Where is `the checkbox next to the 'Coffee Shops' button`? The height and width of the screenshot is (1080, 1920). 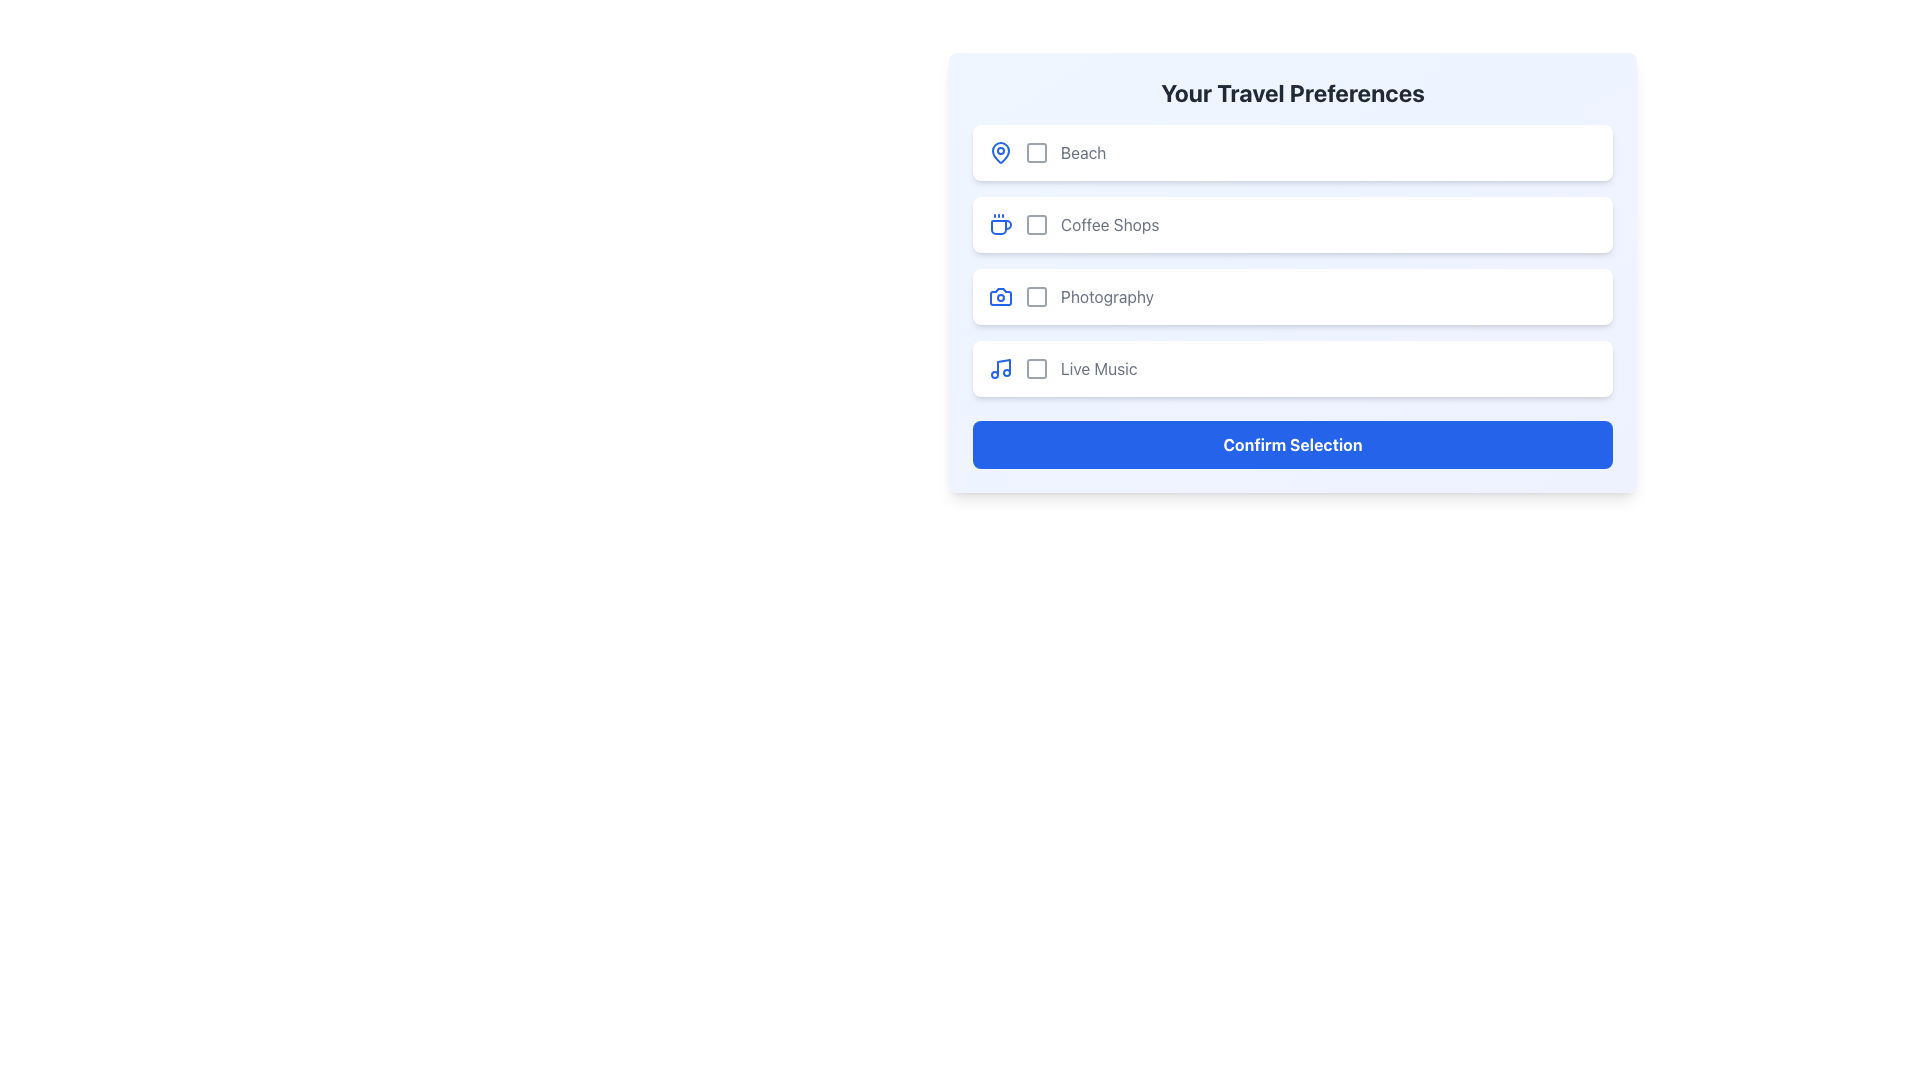 the checkbox next to the 'Coffee Shops' button is located at coordinates (1292, 224).